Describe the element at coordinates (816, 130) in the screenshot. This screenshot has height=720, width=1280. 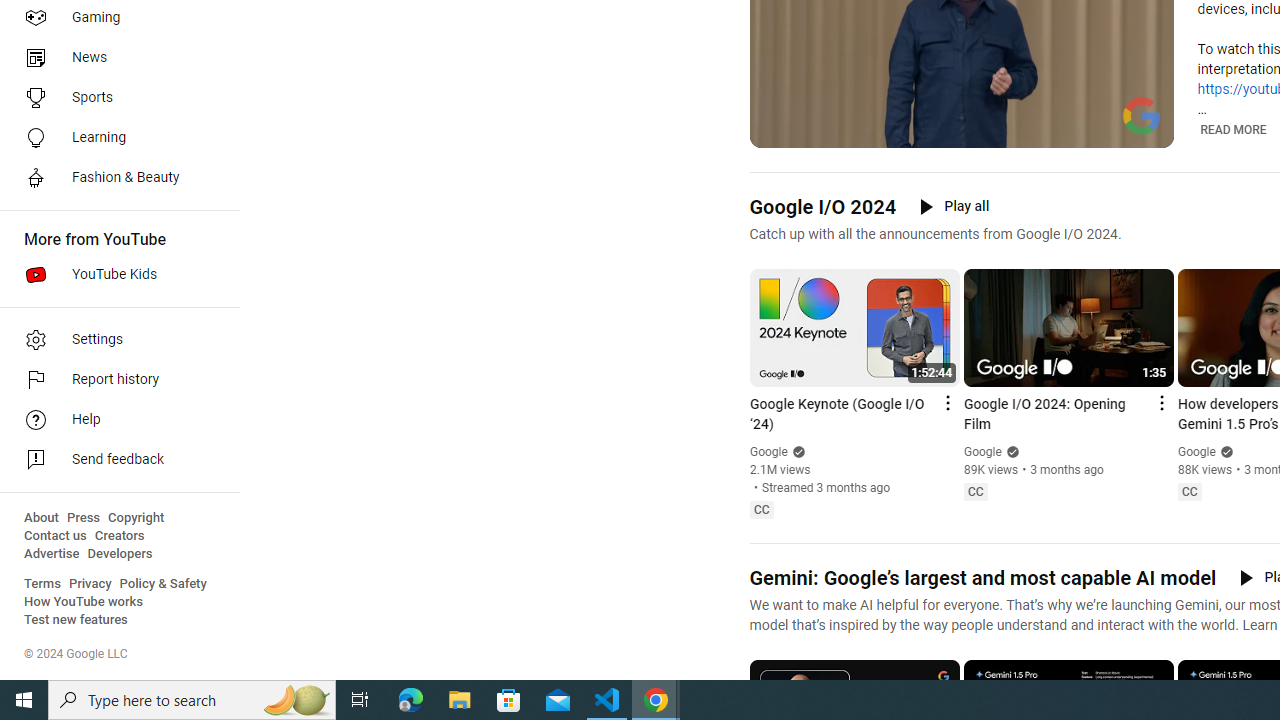
I see `'Mute (m)'` at that location.